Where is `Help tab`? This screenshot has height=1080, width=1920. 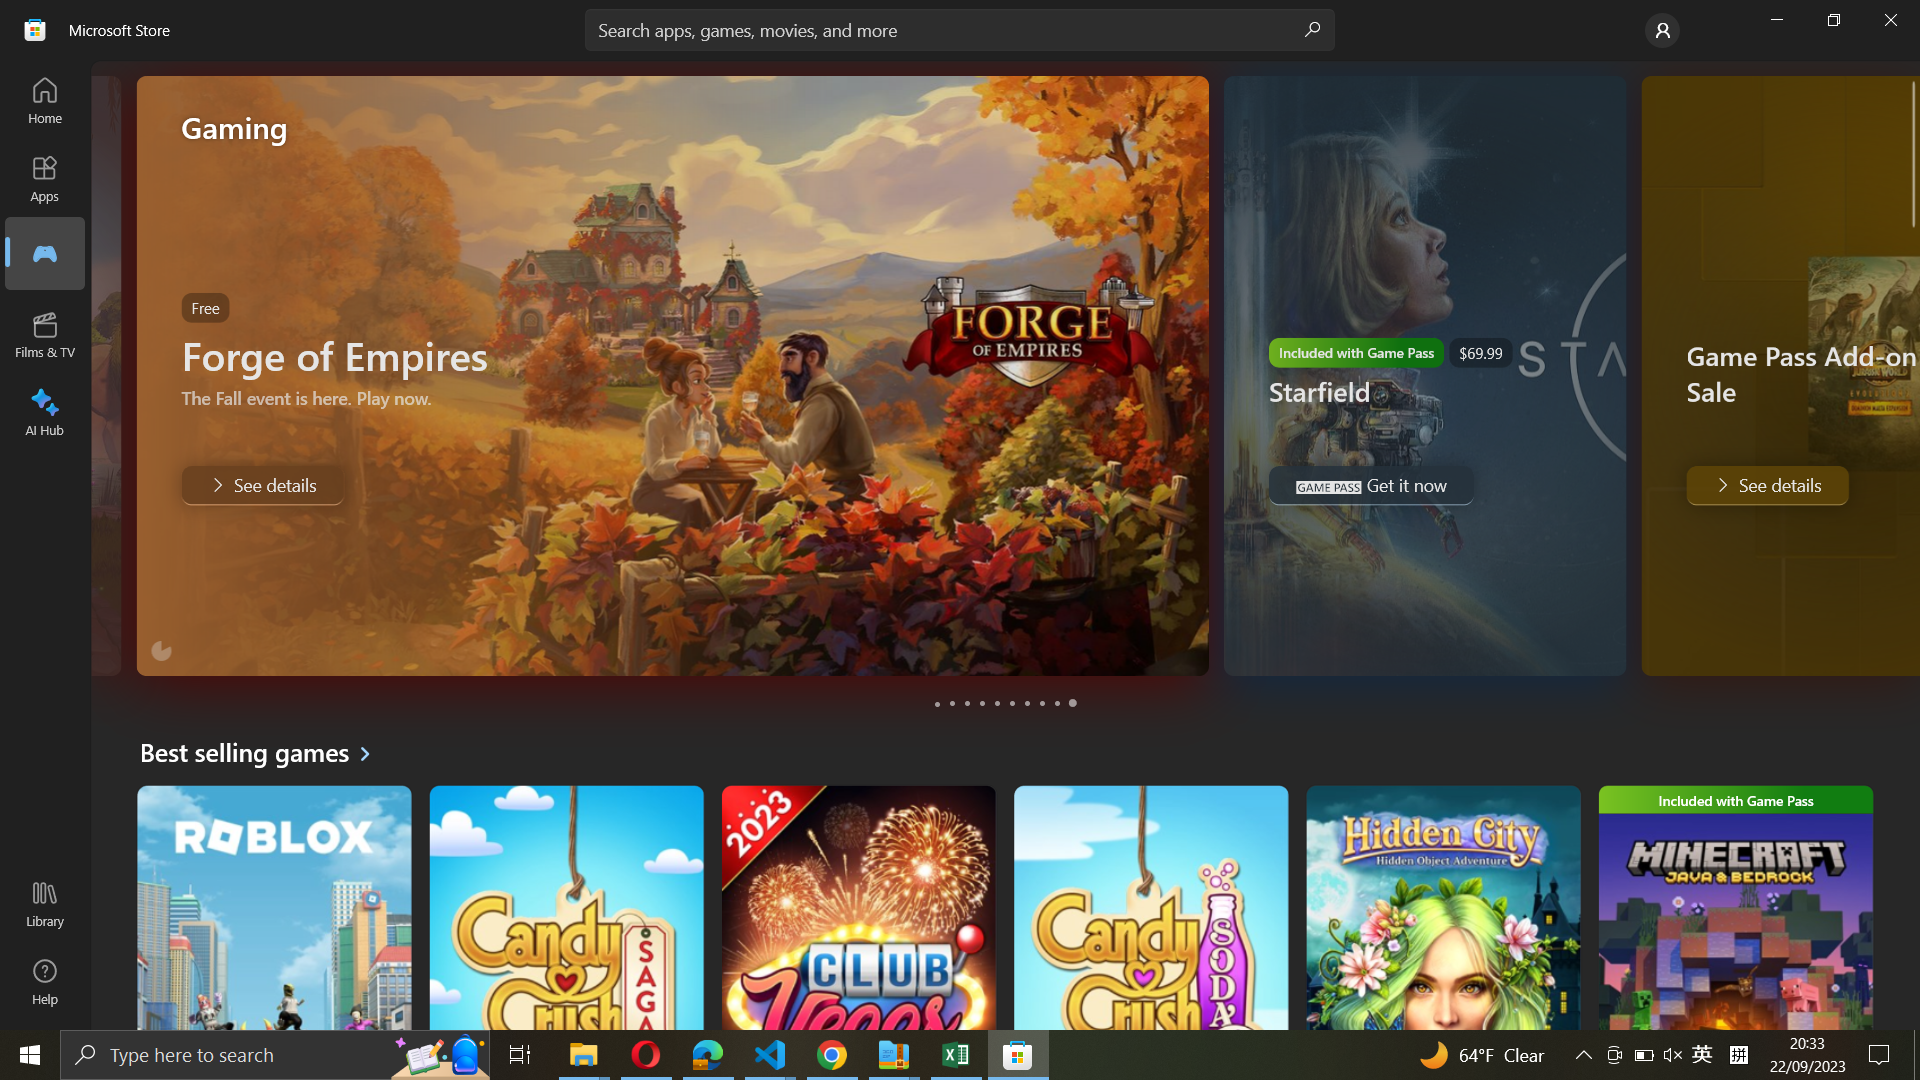
Help tab is located at coordinates (43, 982).